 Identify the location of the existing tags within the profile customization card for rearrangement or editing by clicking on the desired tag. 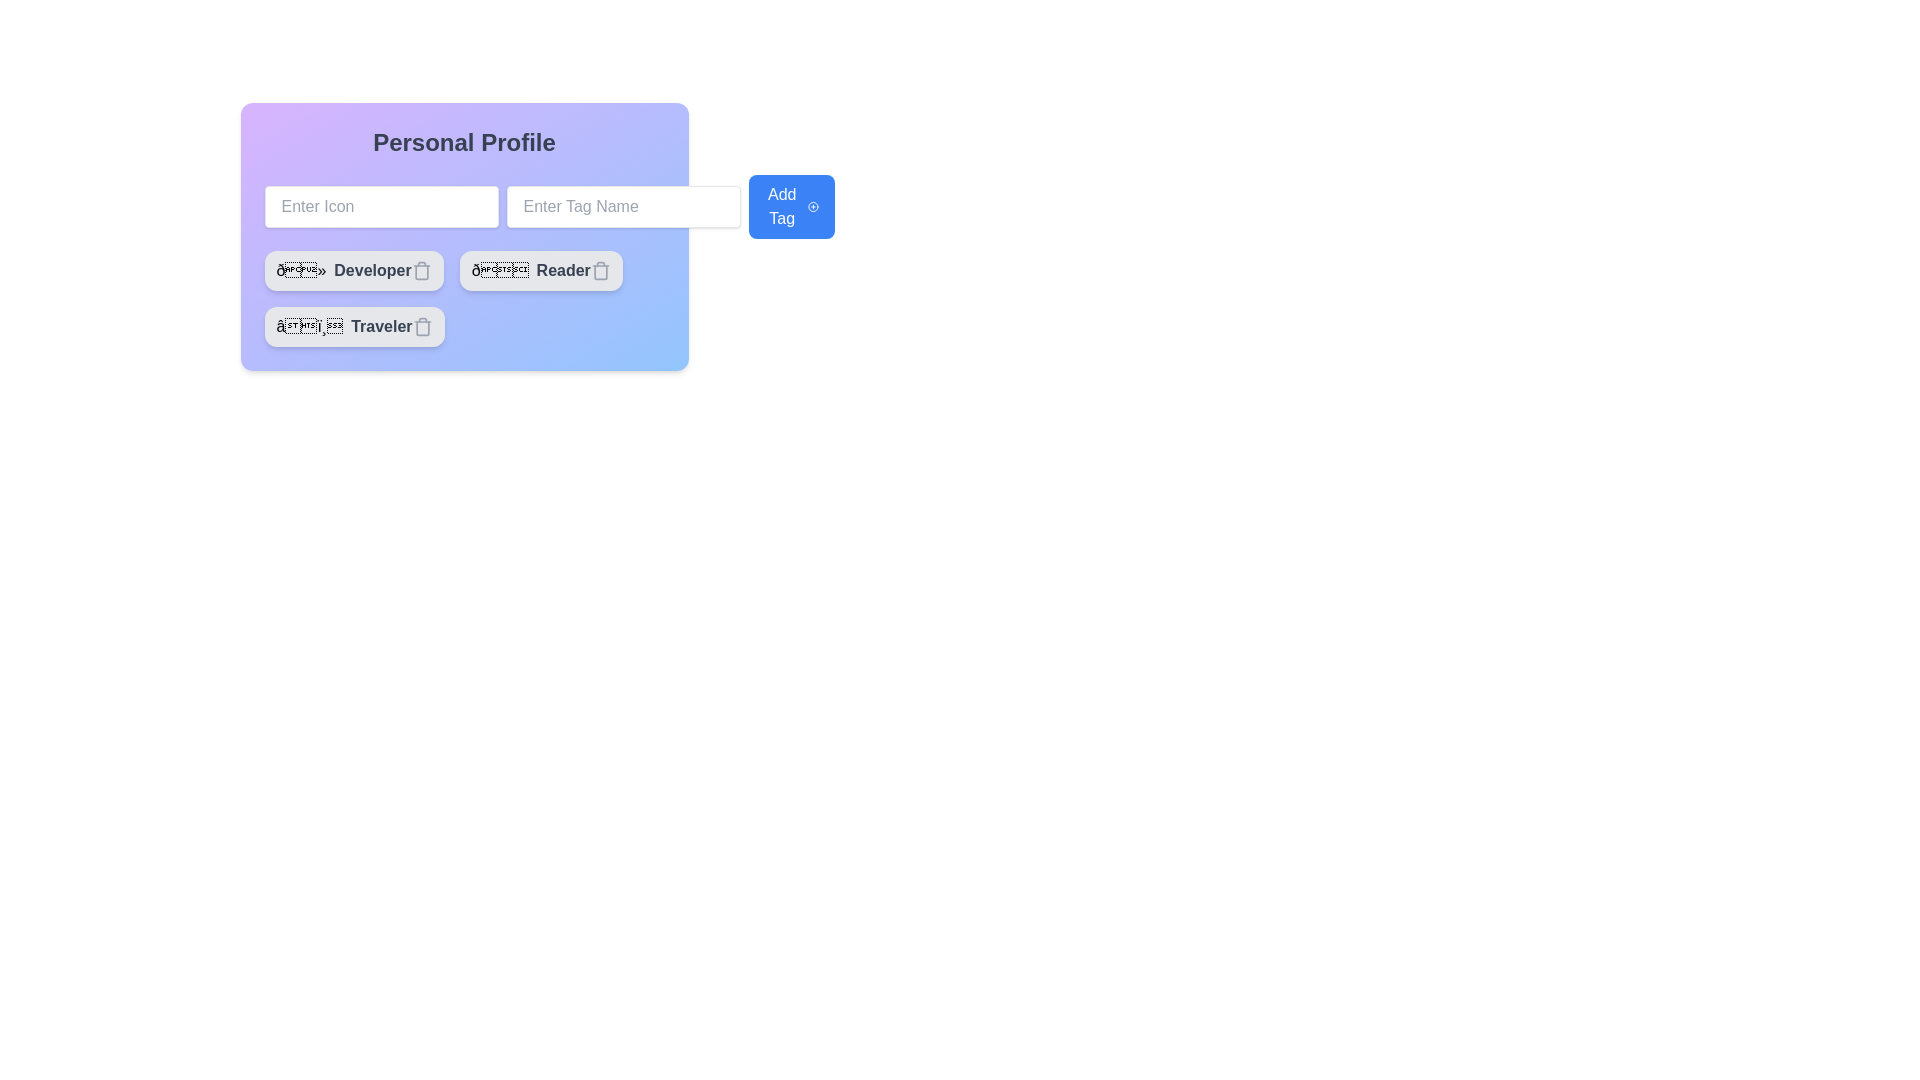
(463, 305).